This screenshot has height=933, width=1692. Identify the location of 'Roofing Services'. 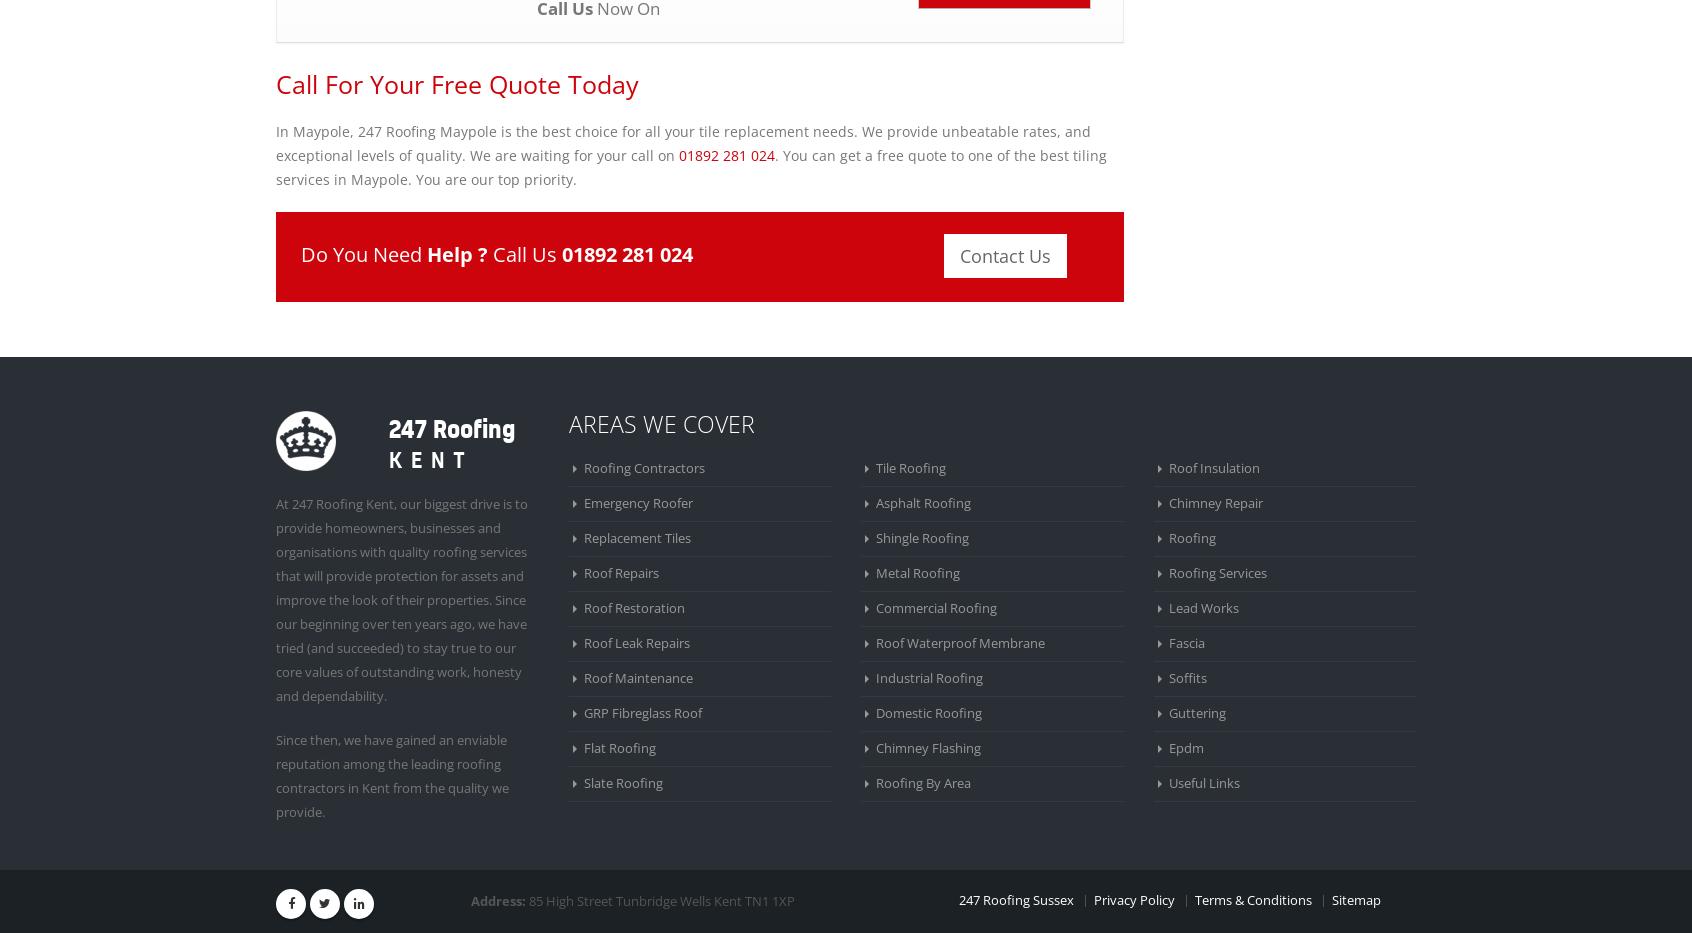
(1166, 572).